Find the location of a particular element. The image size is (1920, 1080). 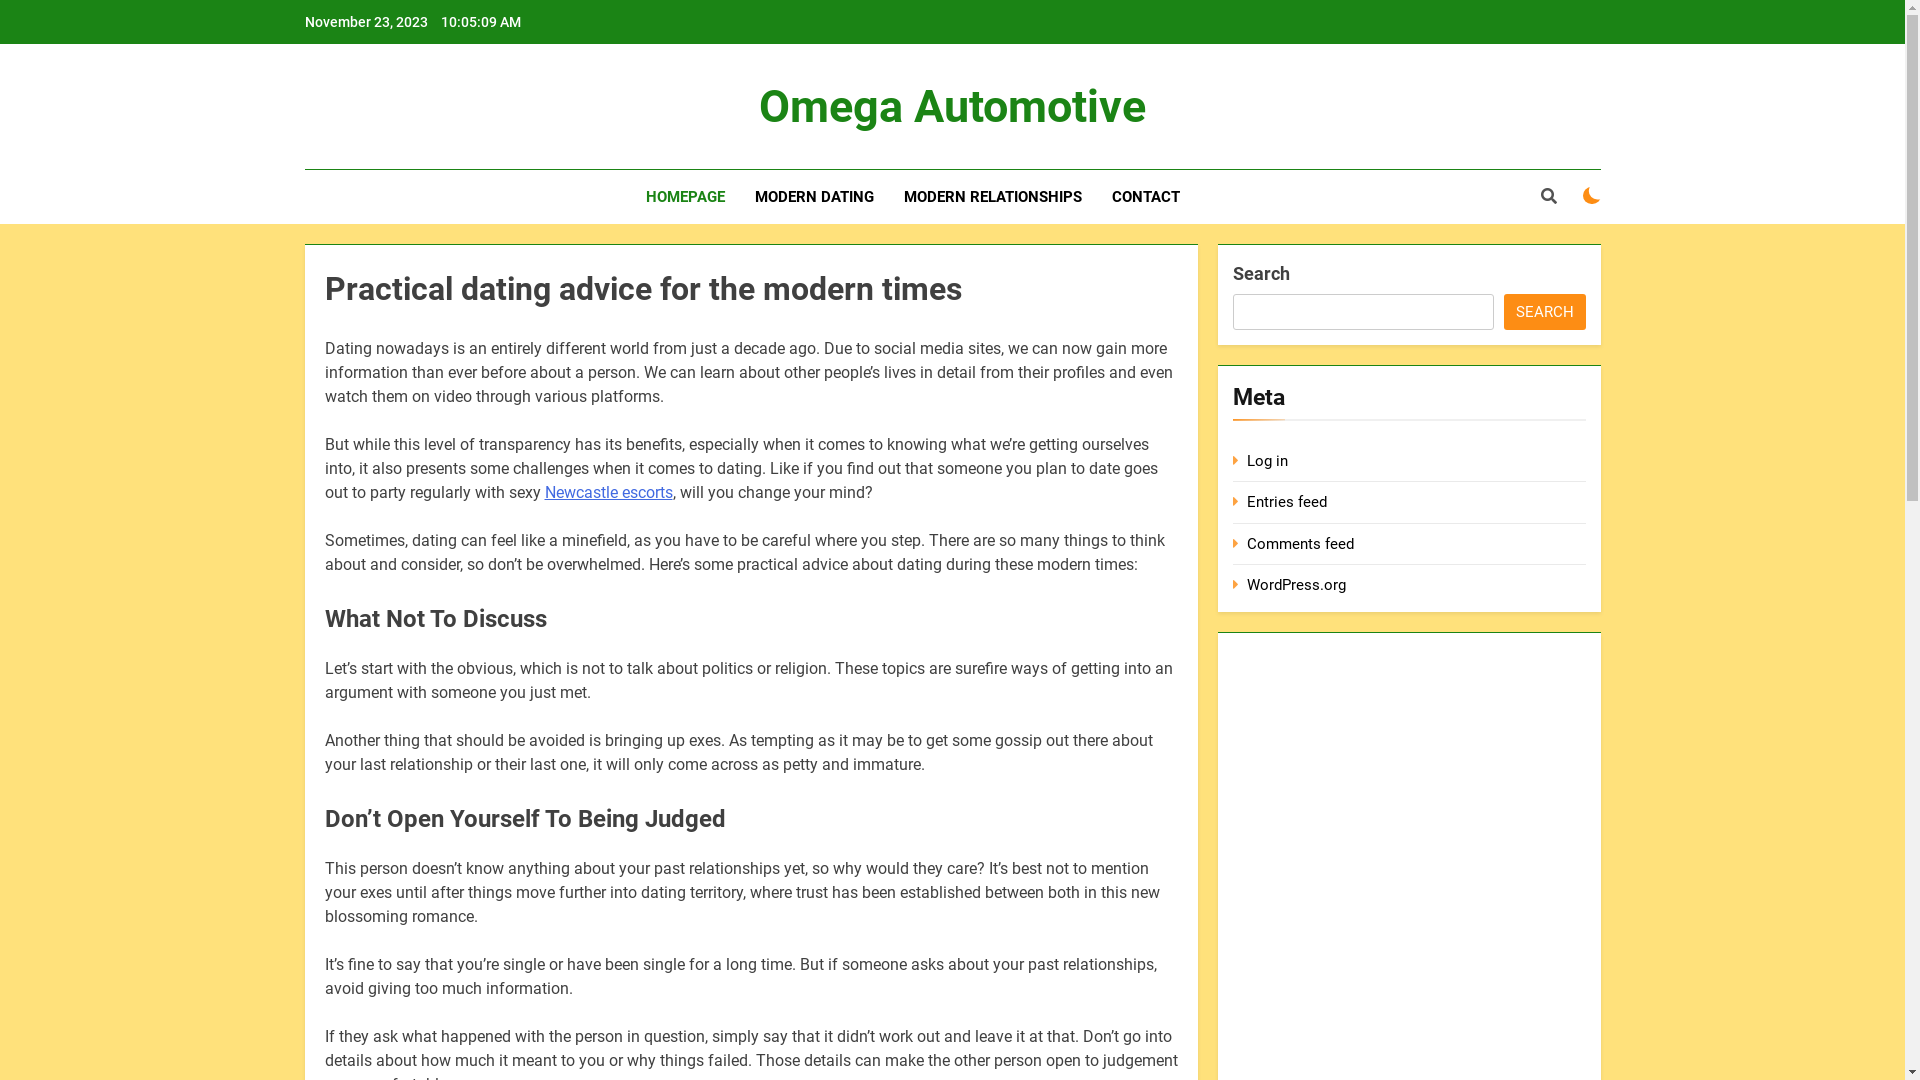

'Newcastle escorts' is located at coordinates (607, 492).